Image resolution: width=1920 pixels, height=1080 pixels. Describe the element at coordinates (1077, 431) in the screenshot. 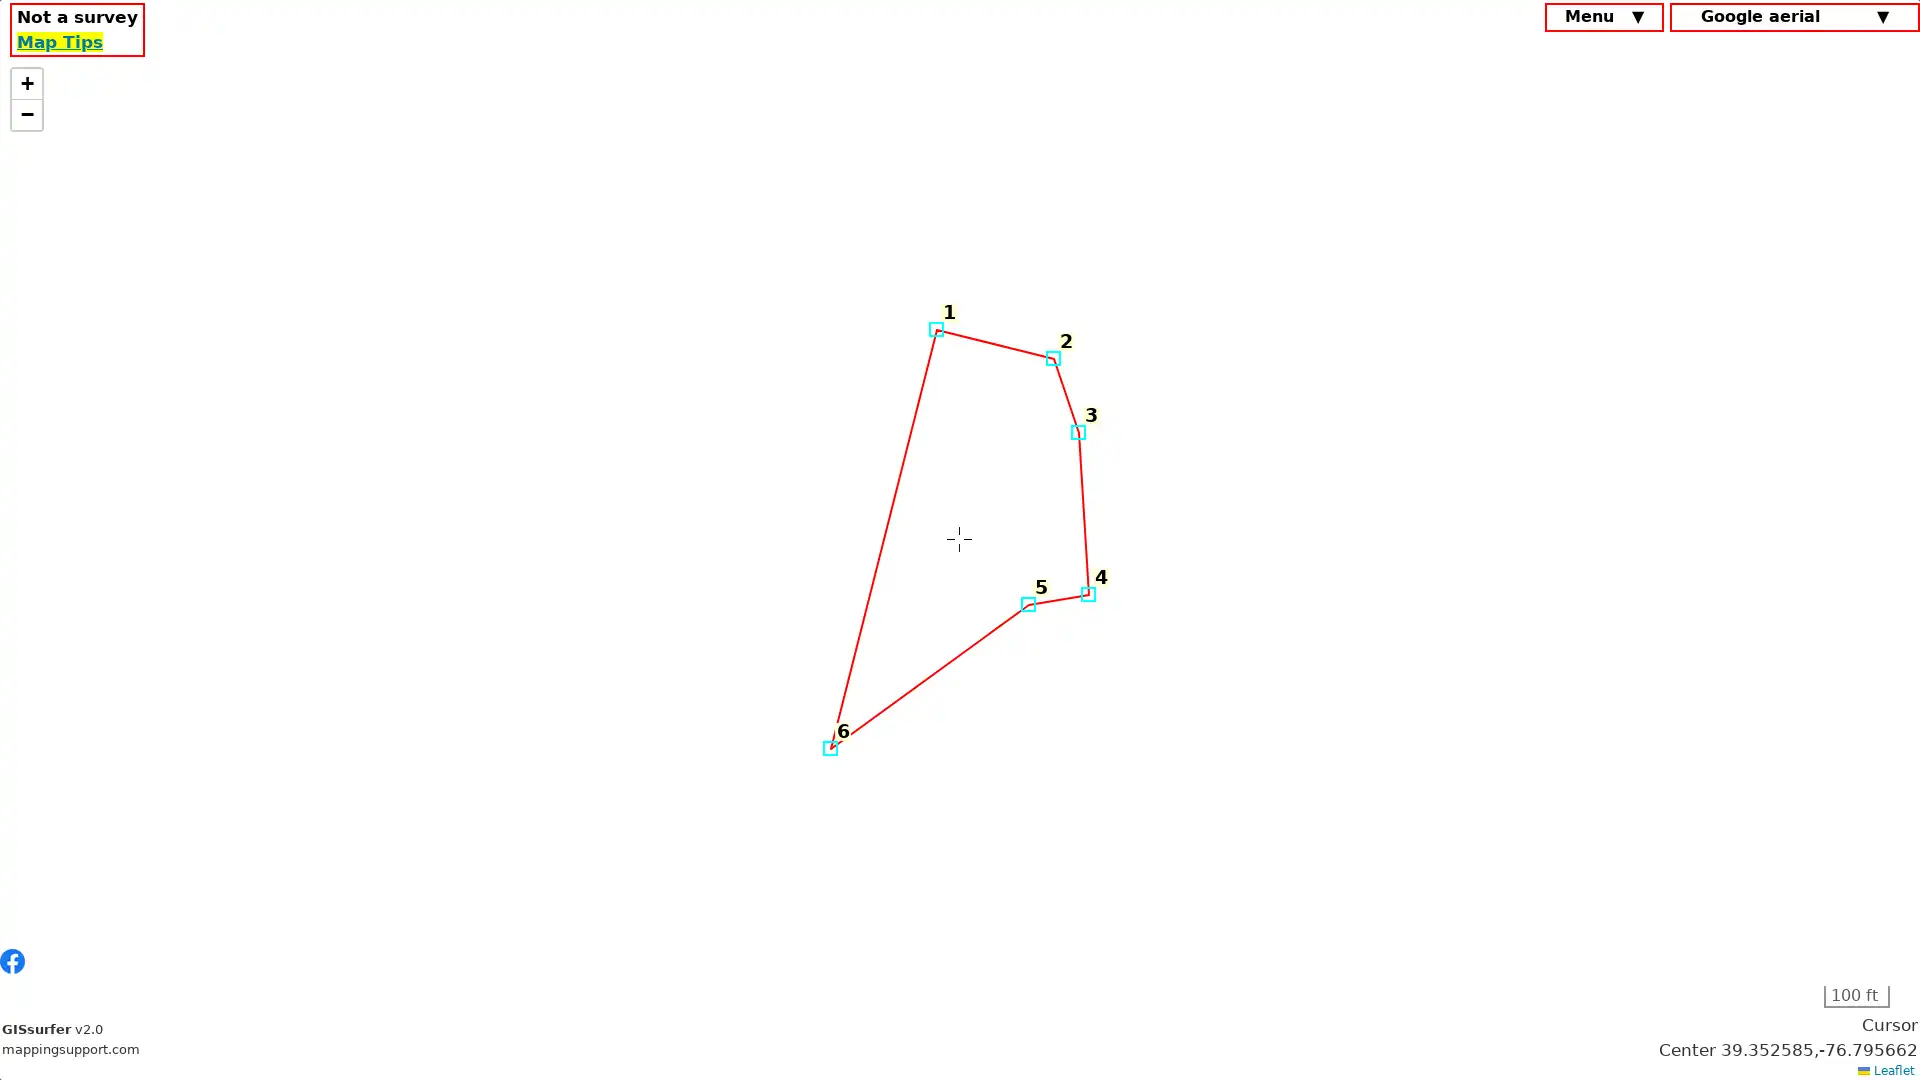

I see `Marker` at that location.